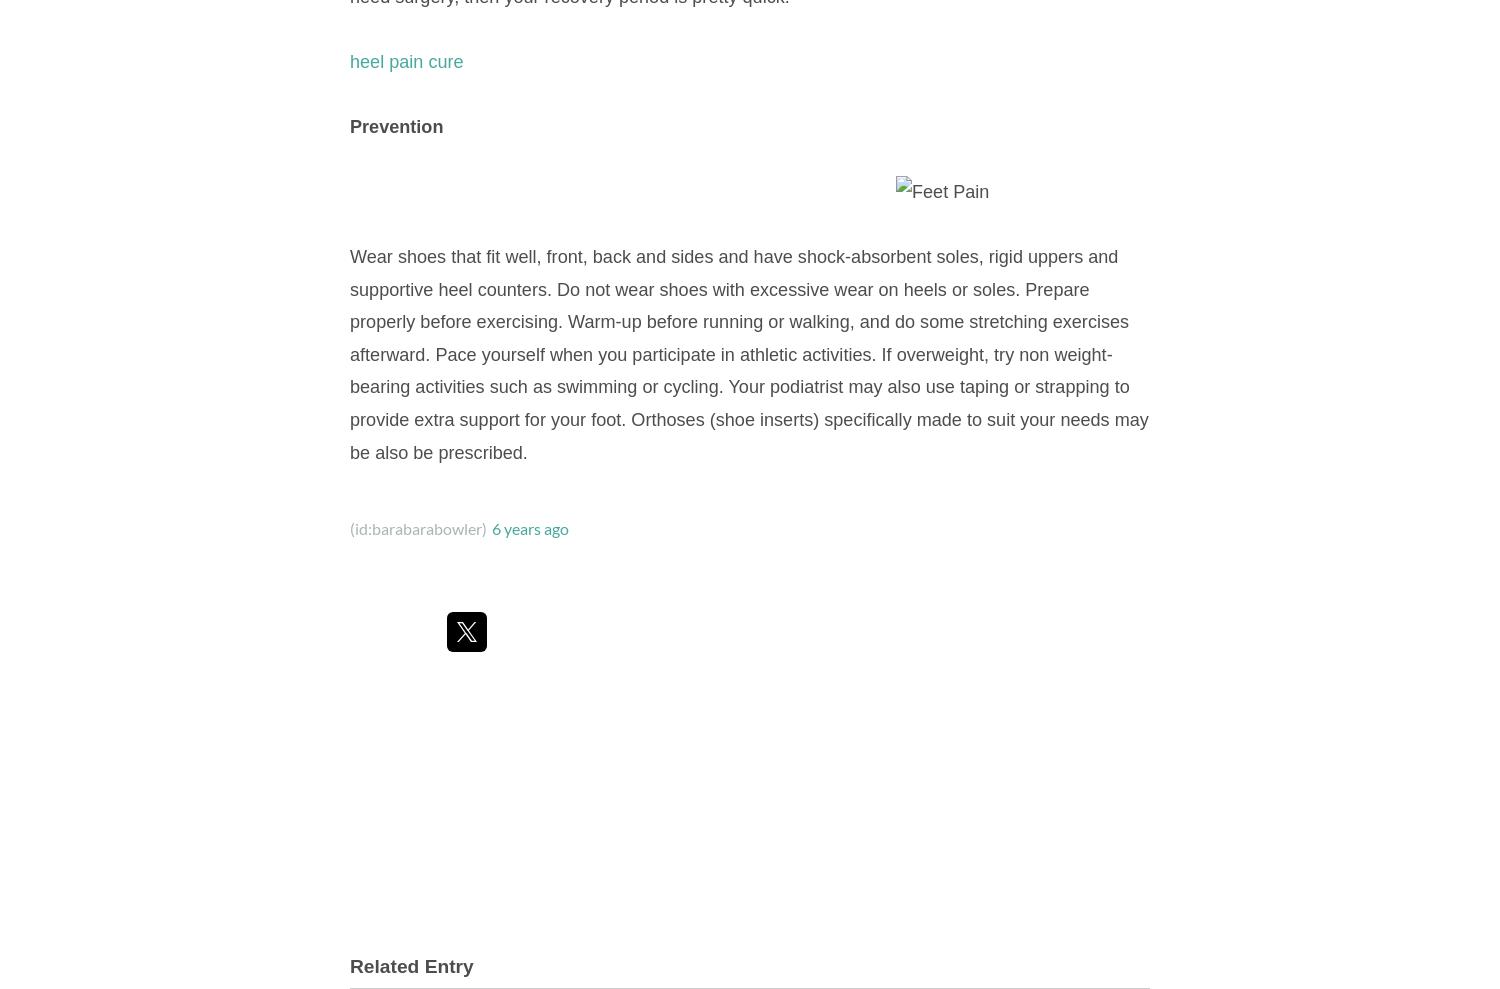  I want to click on '6 years ago', so click(491, 528).